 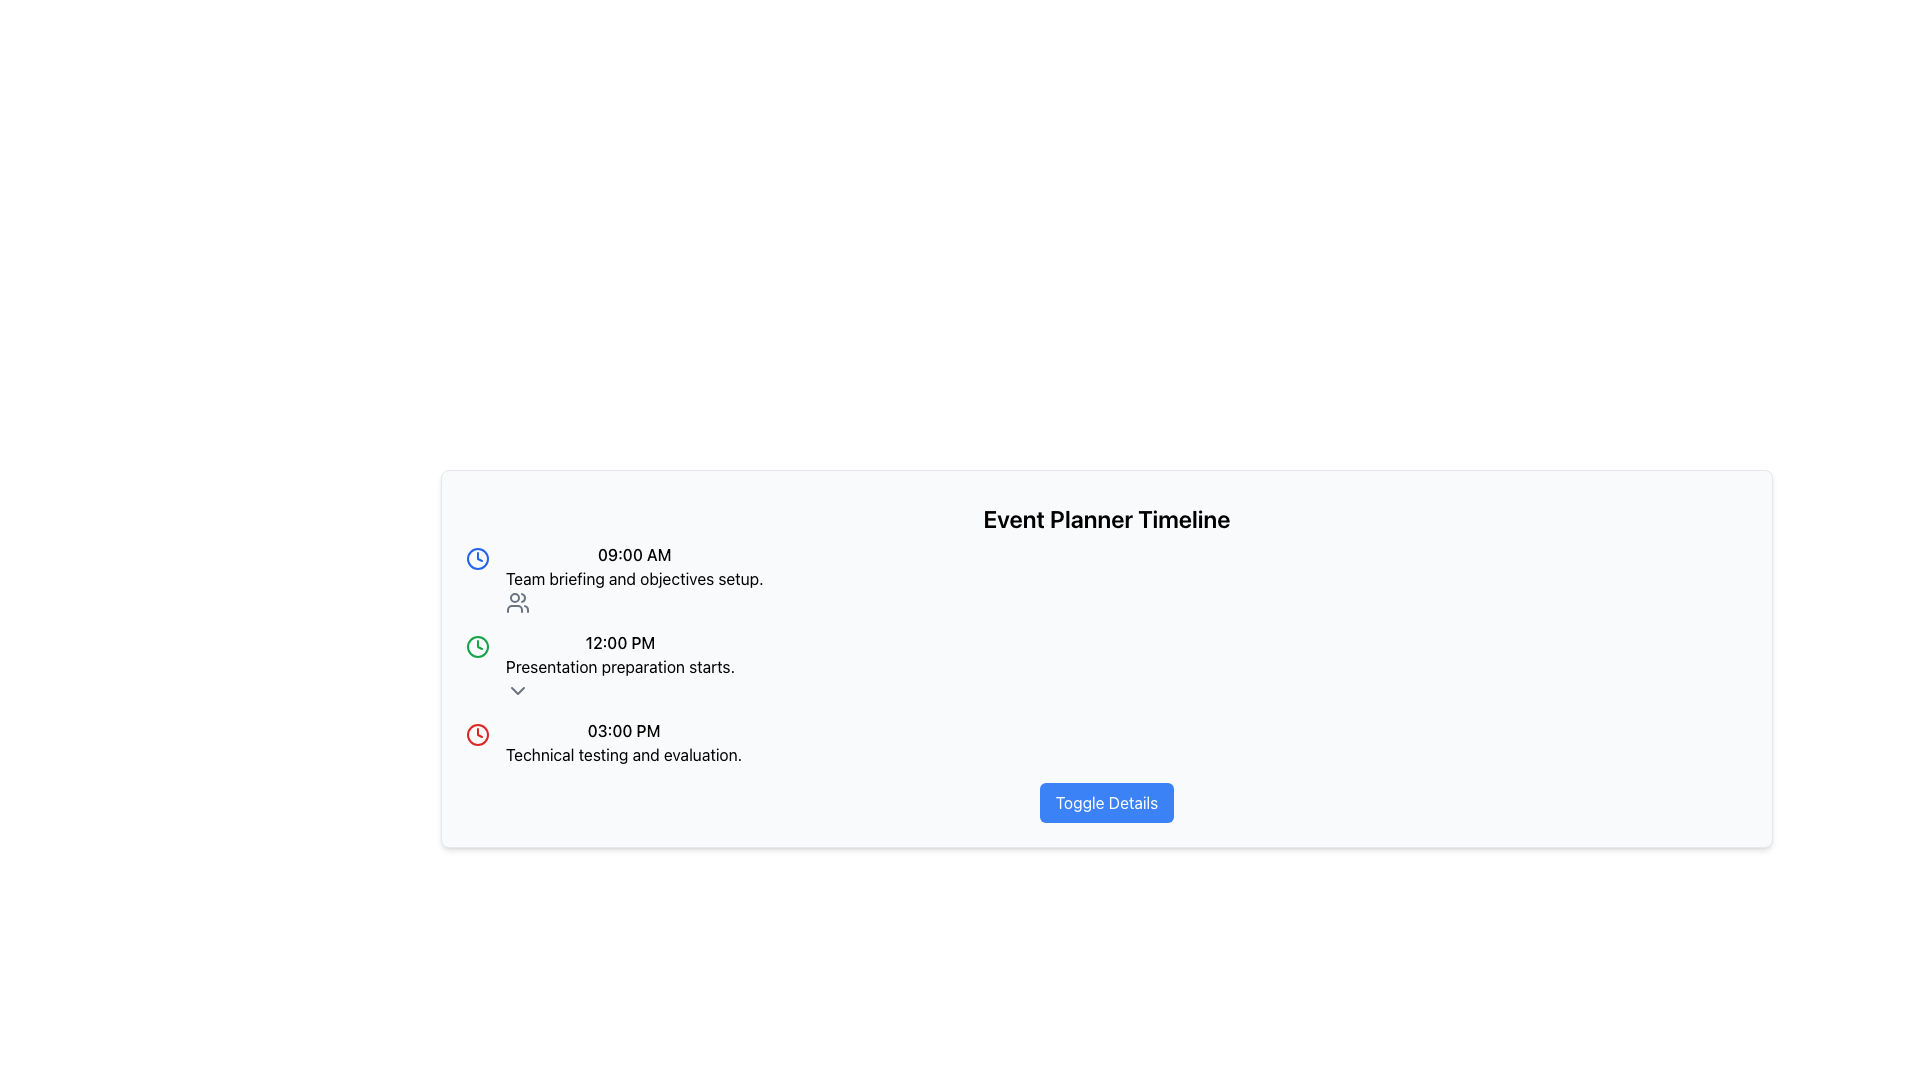 I want to click on the Decorative Icon (SVG) that visually indicates teamwork, located below 'Team briefing and objectives setup.', so click(x=518, y=601).